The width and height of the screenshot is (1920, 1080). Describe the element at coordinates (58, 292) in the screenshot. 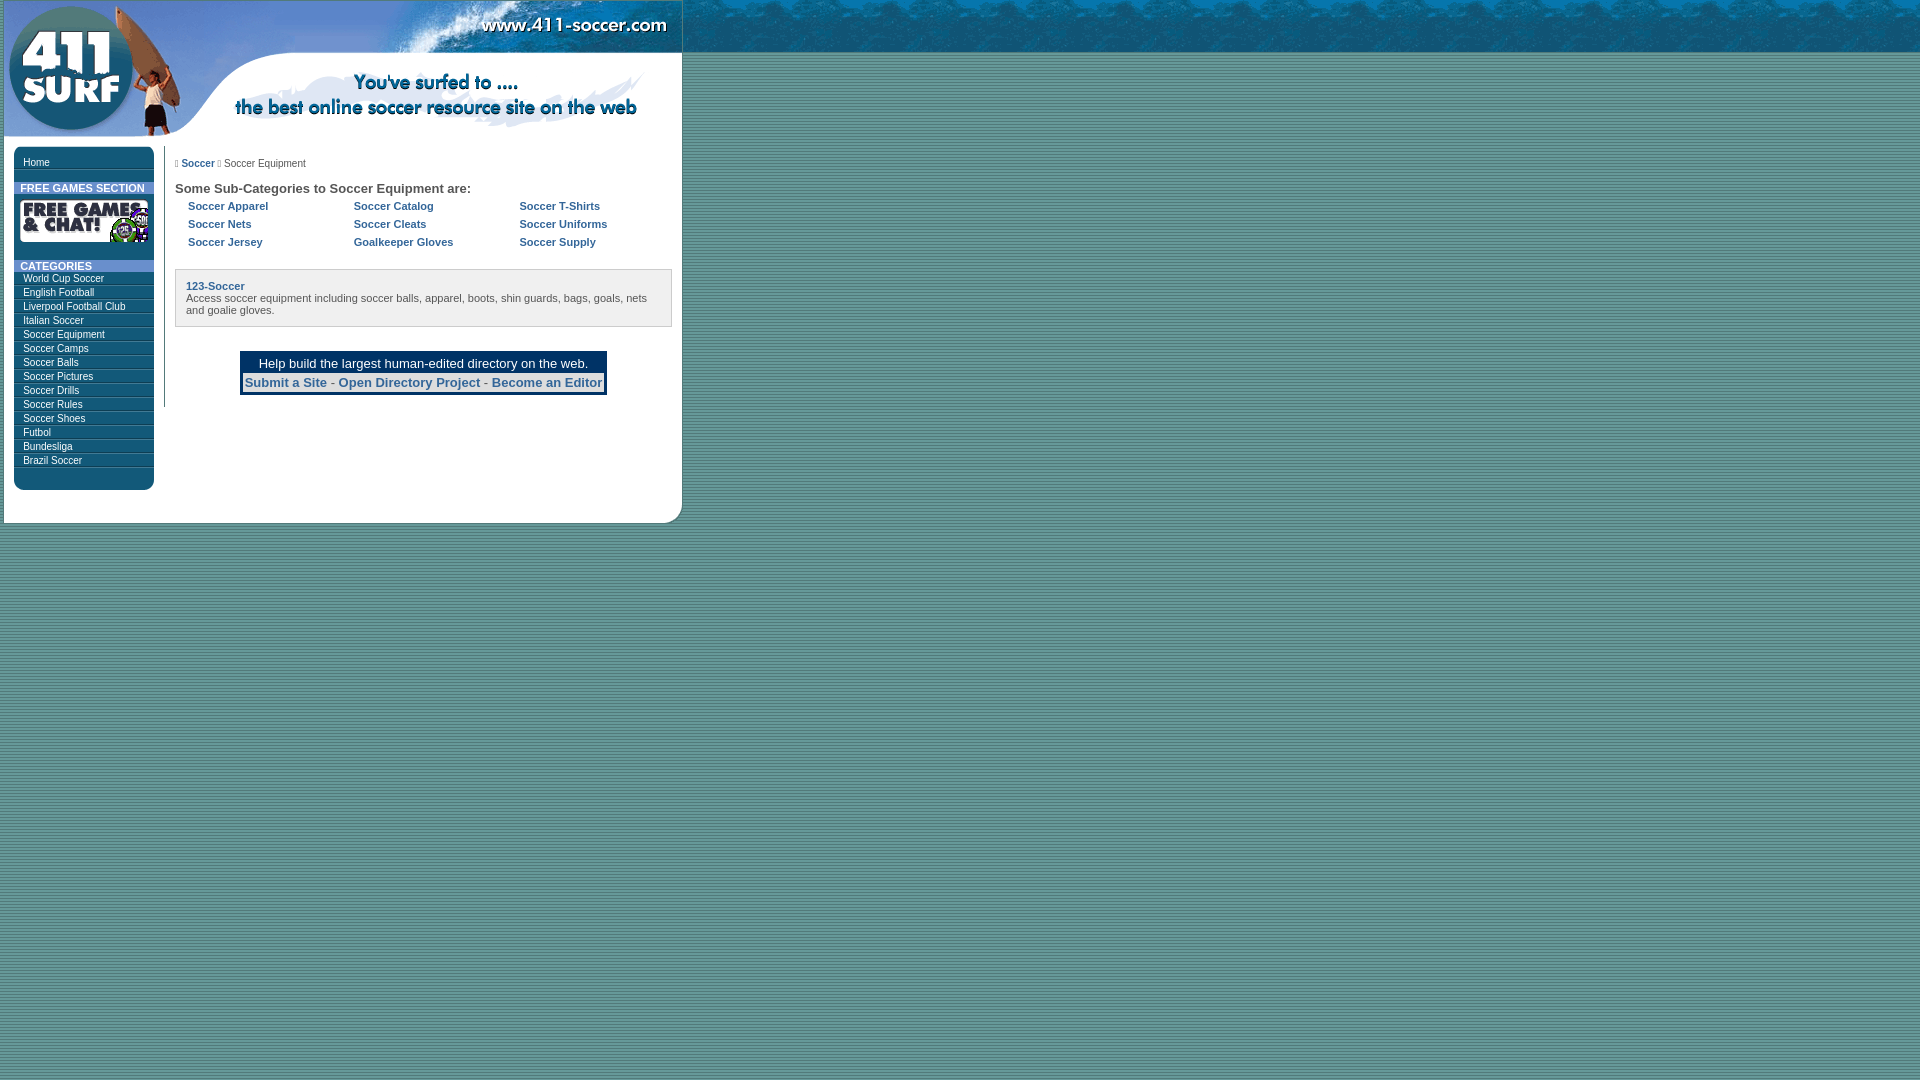

I see `'English Football'` at that location.